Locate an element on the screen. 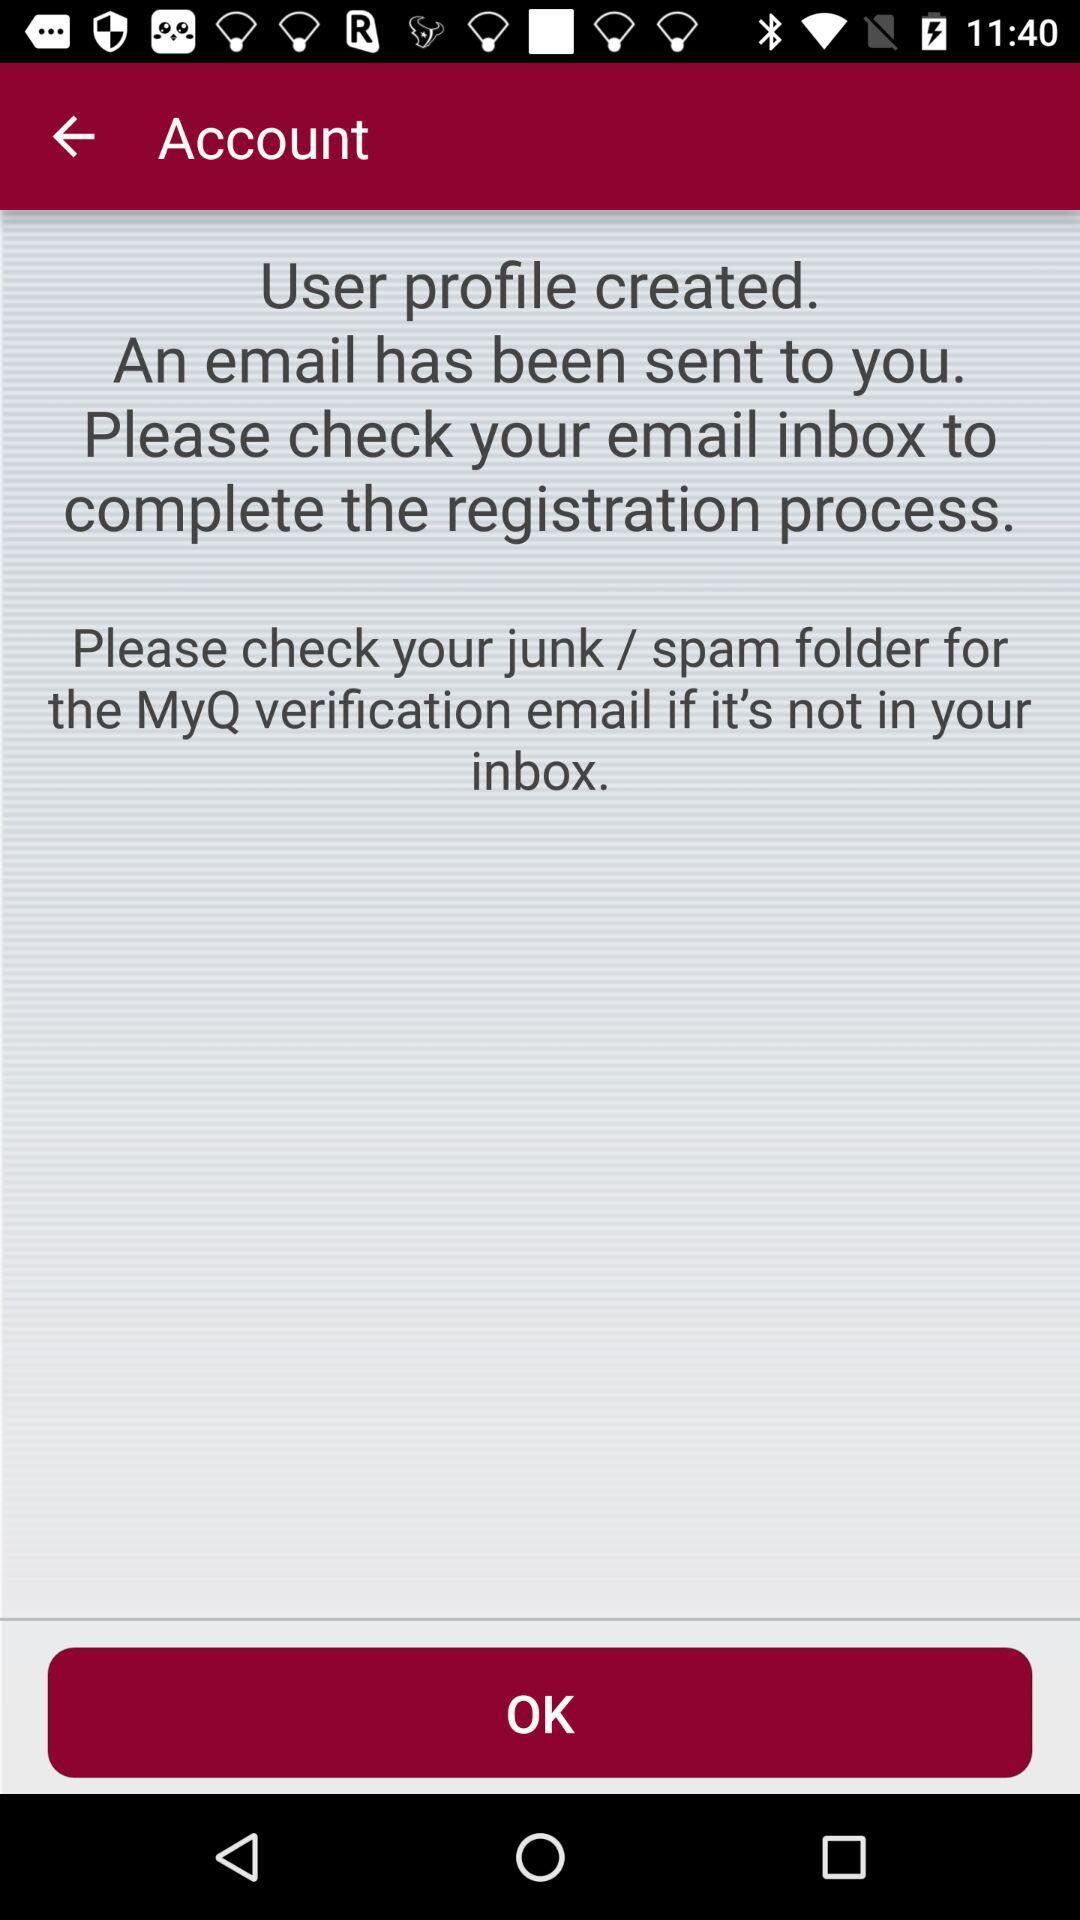 This screenshot has height=1920, width=1080. the icon next to the account item is located at coordinates (72, 135).